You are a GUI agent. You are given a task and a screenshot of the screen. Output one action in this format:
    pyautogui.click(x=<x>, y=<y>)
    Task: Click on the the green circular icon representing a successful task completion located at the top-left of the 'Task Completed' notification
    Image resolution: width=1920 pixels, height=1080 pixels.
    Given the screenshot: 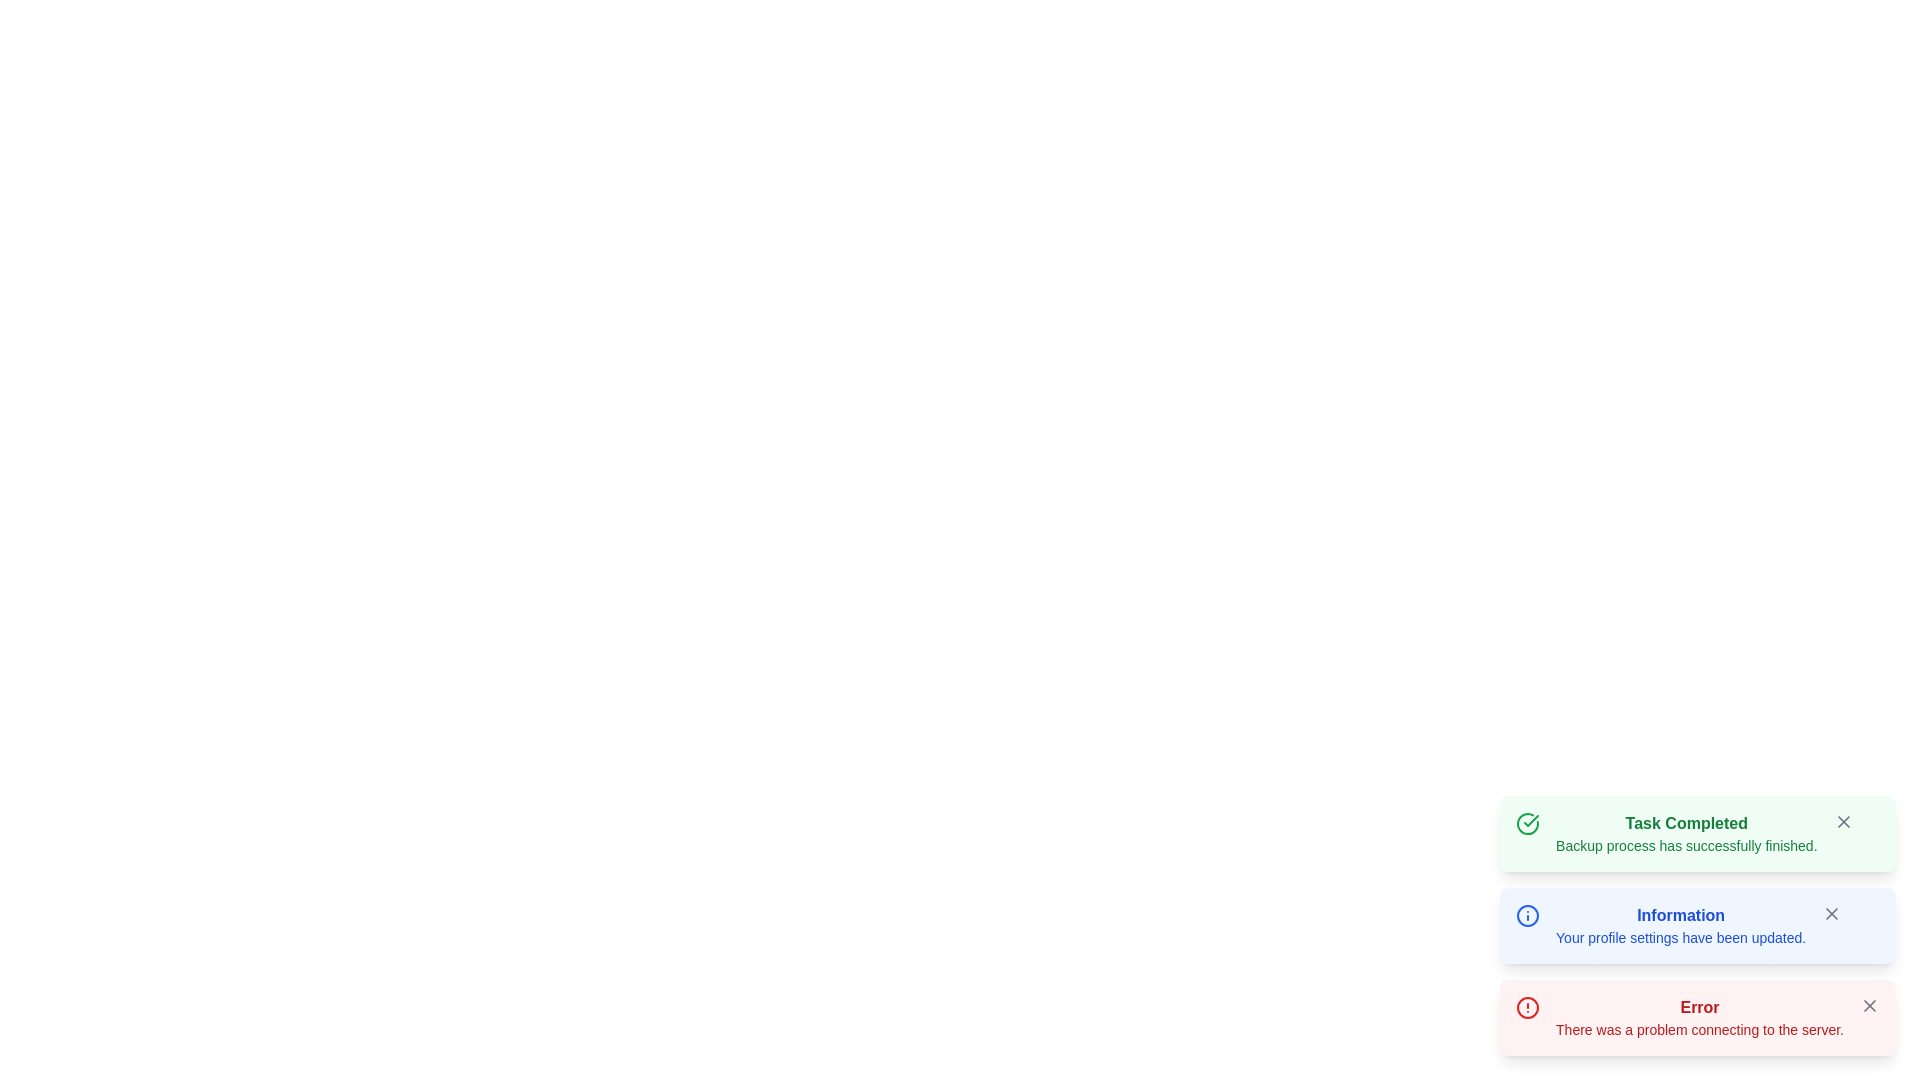 What is the action you would take?
    pyautogui.click(x=1530, y=821)
    